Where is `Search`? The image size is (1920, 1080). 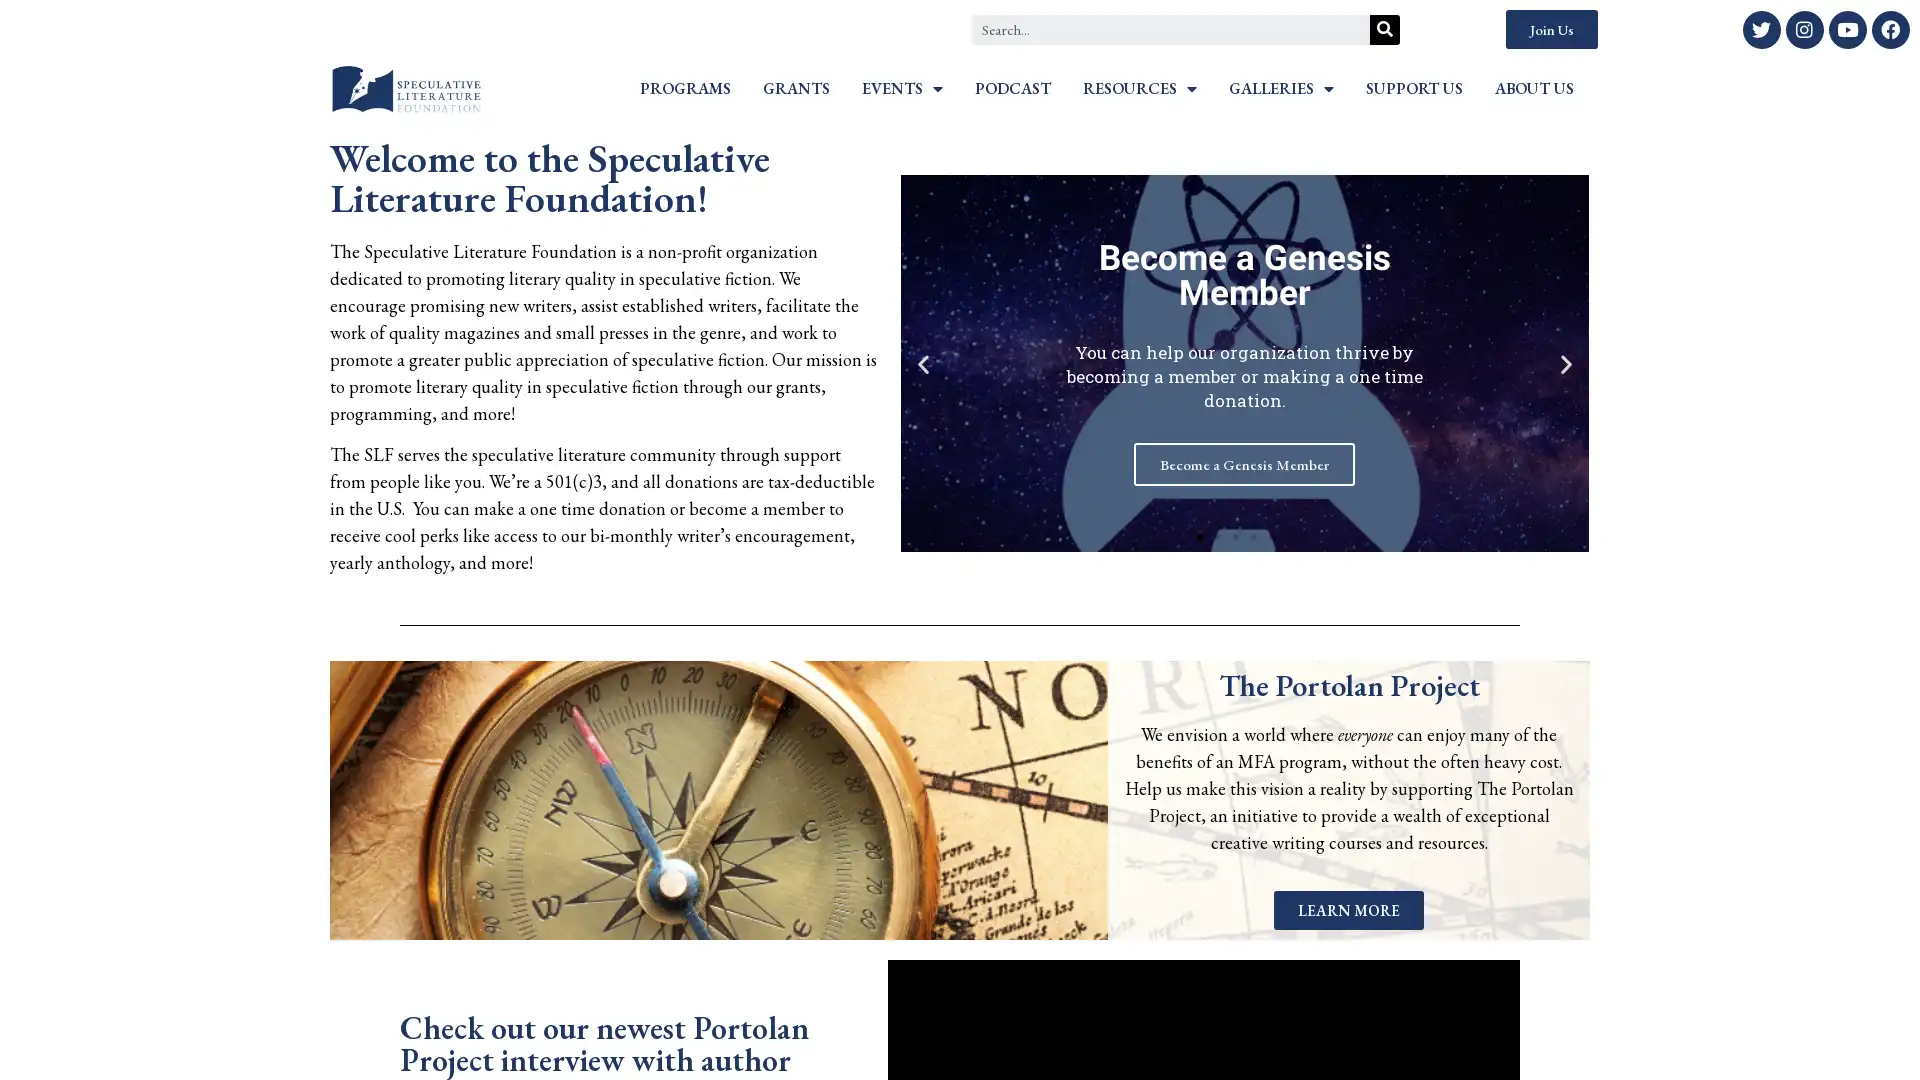
Search is located at coordinates (1384, 29).